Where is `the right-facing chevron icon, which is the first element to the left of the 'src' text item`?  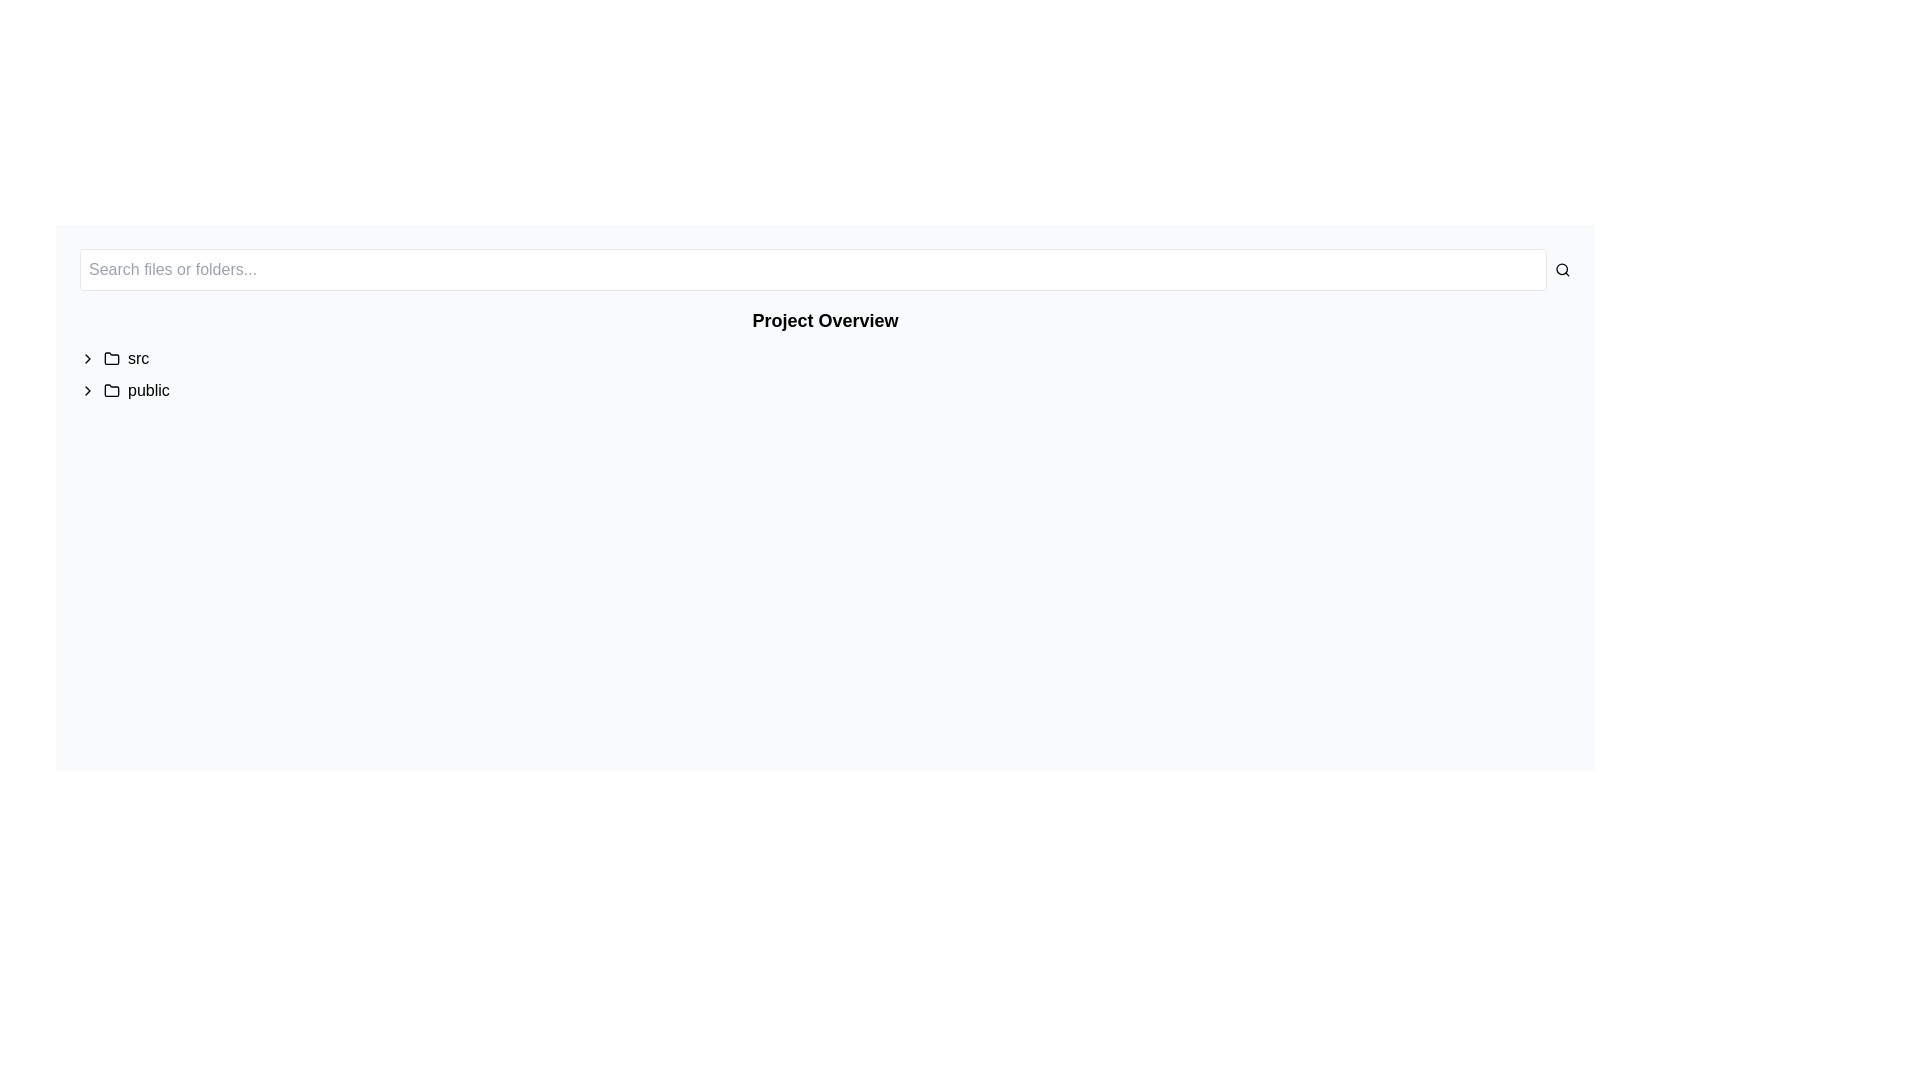
the right-facing chevron icon, which is the first element to the left of the 'src' text item is located at coordinates (86, 357).